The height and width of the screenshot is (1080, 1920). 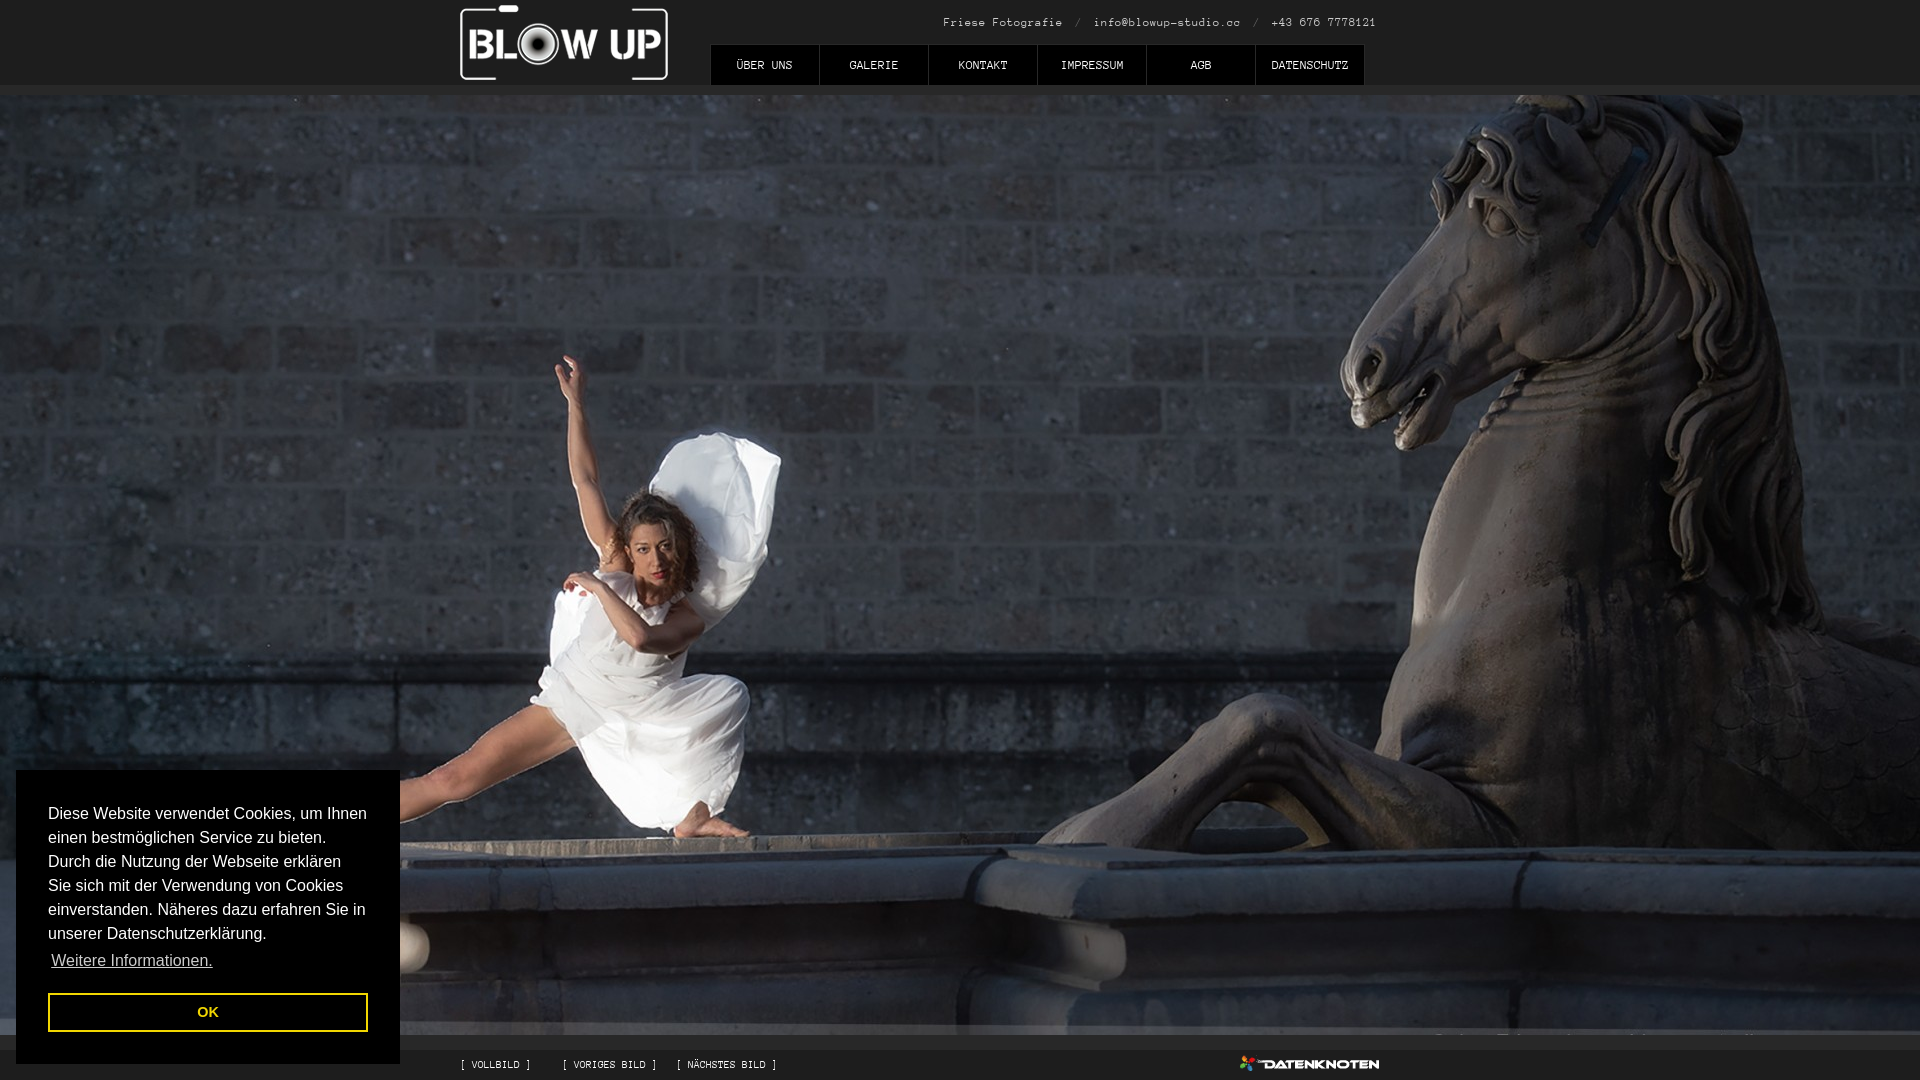 I want to click on 'KONTAKT', so click(x=982, y=68).